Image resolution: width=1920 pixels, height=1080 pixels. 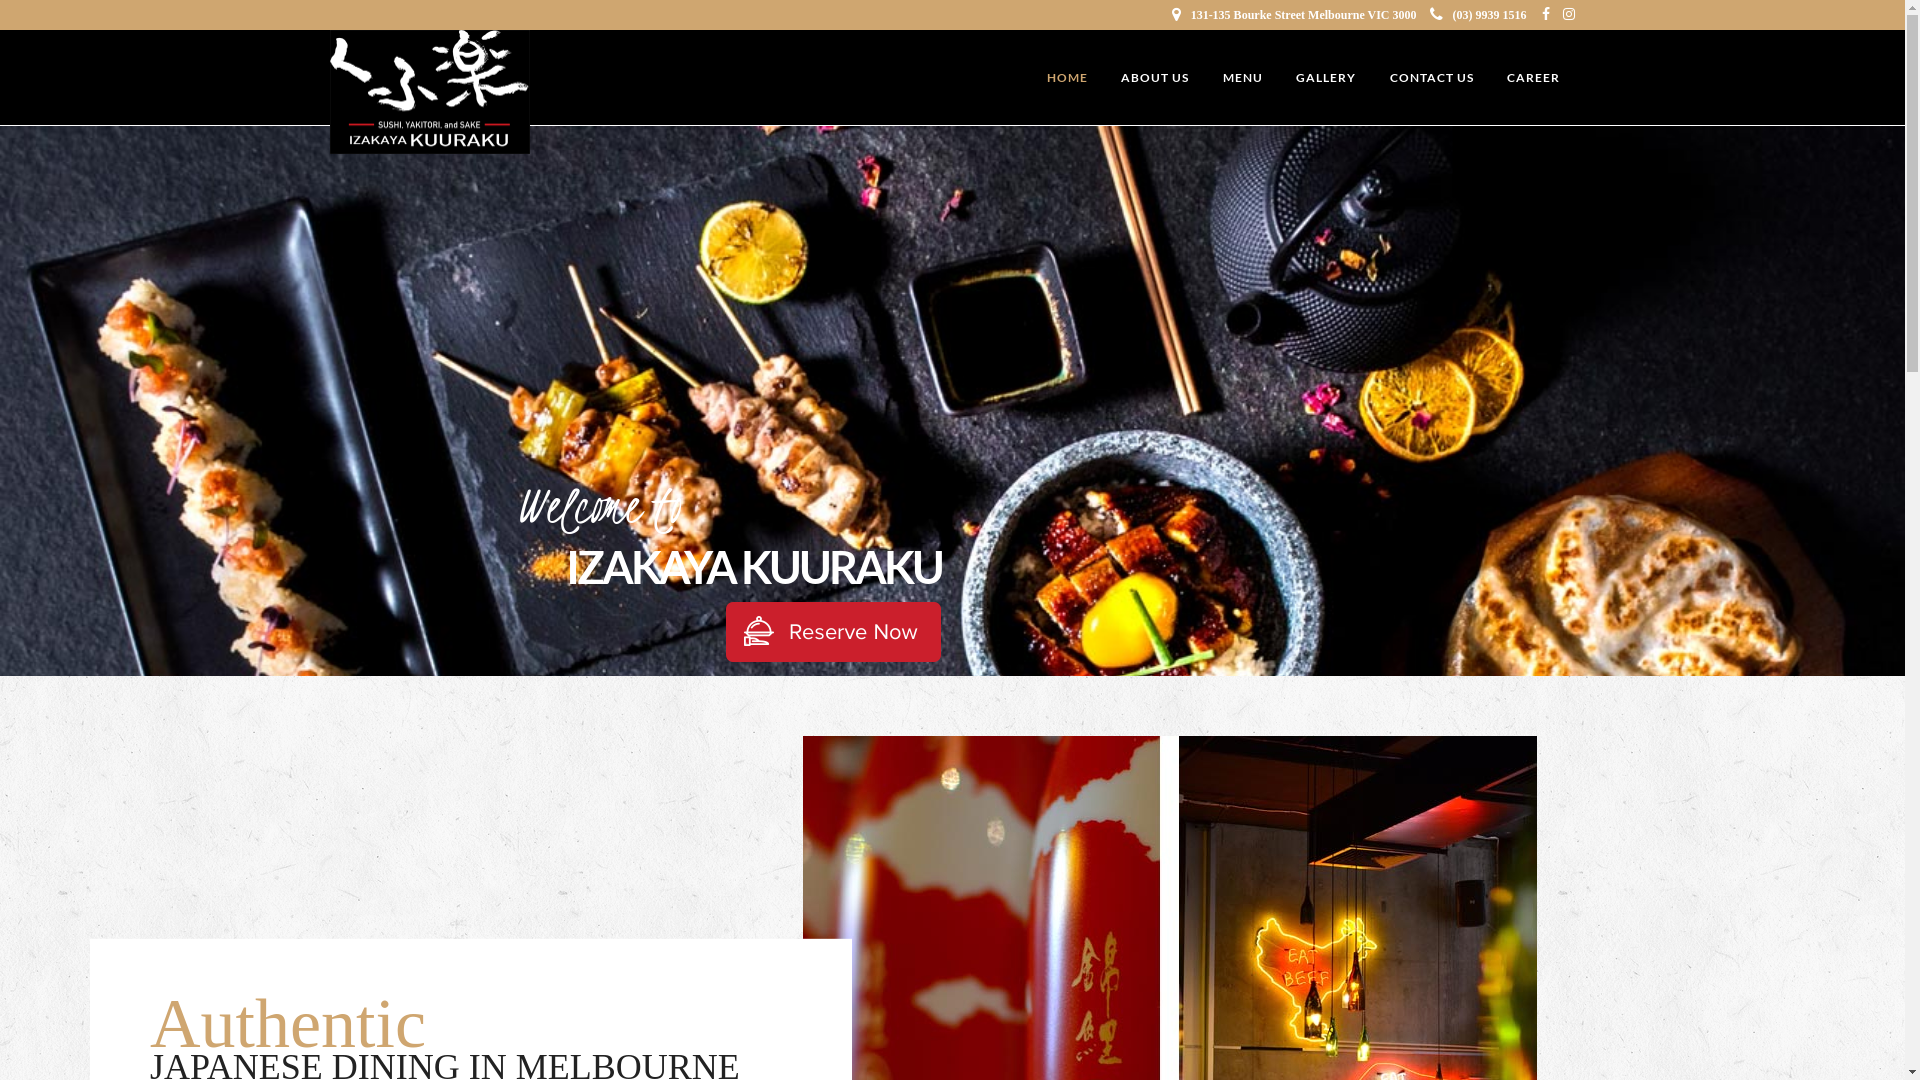 I want to click on 'GALLERY', so click(x=1325, y=77).